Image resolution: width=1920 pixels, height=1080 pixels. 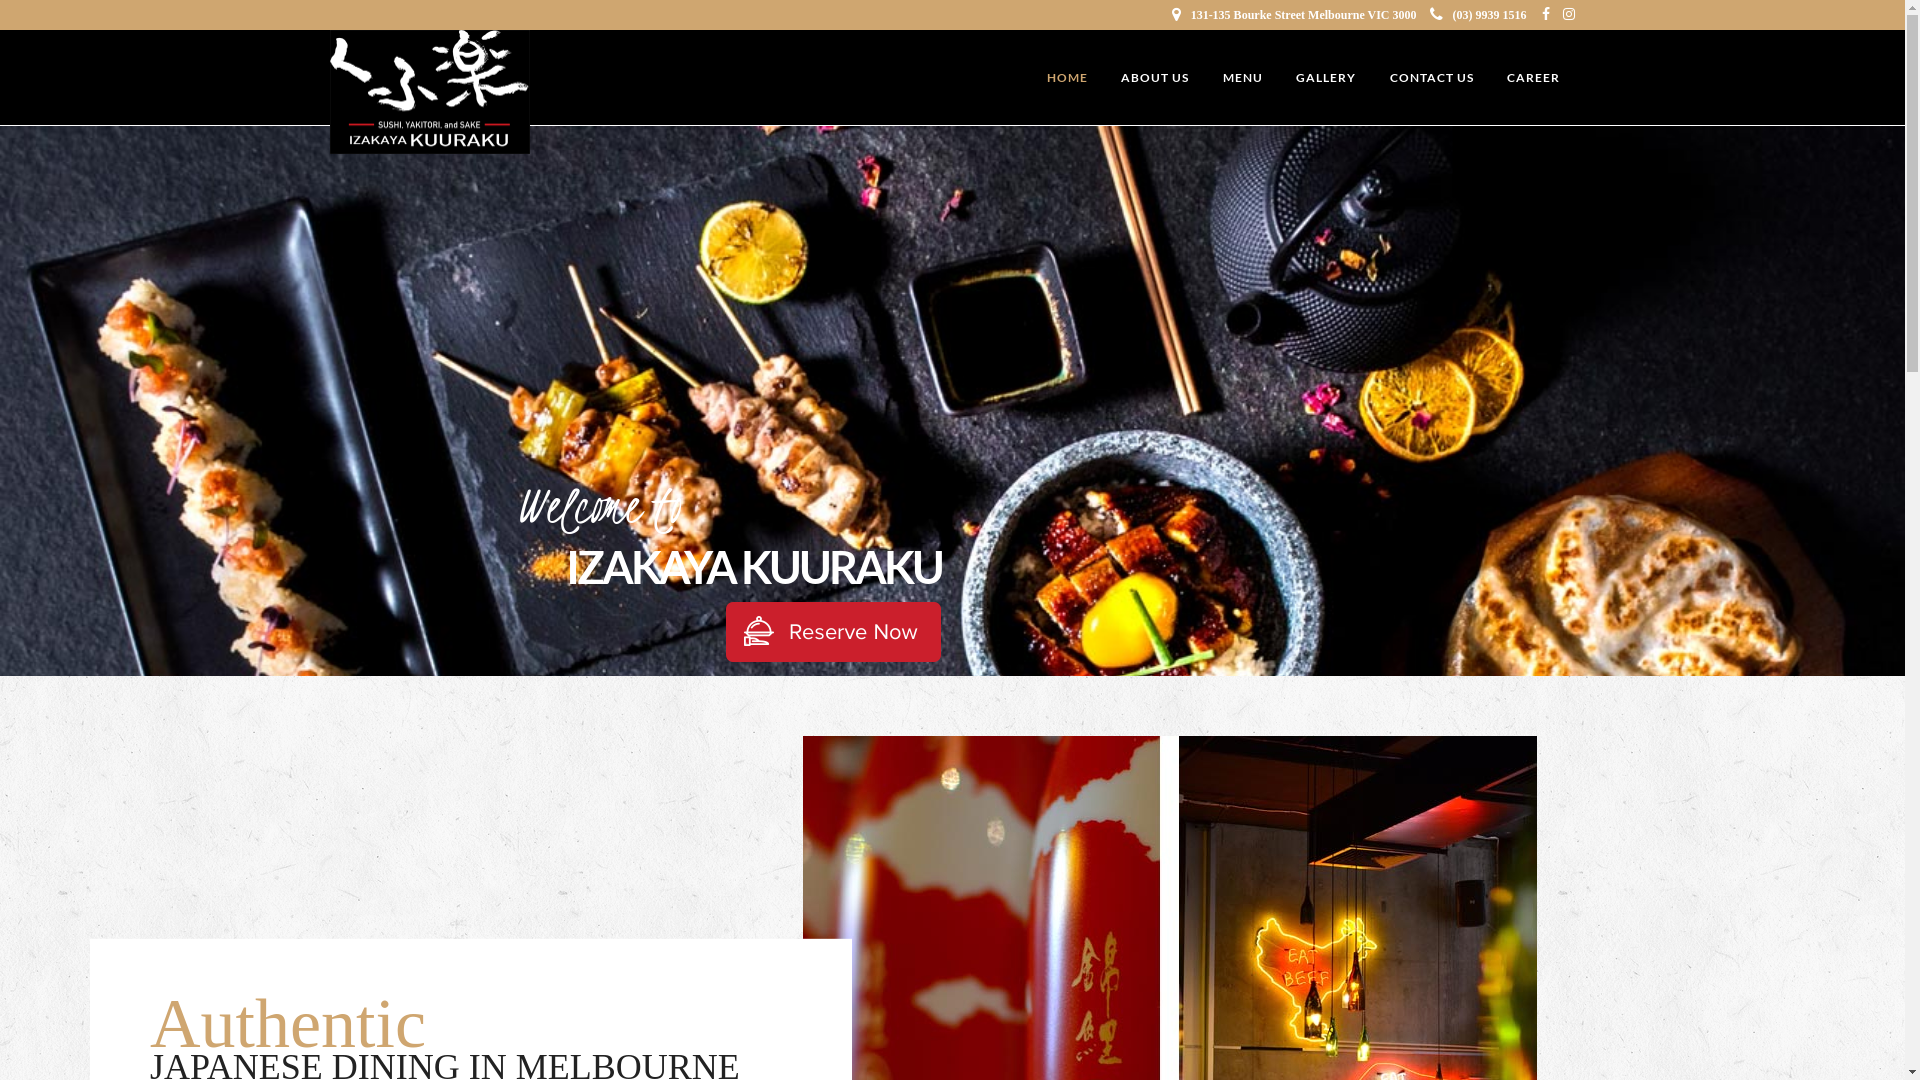 I want to click on 'GALLERY', so click(x=1325, y=77).